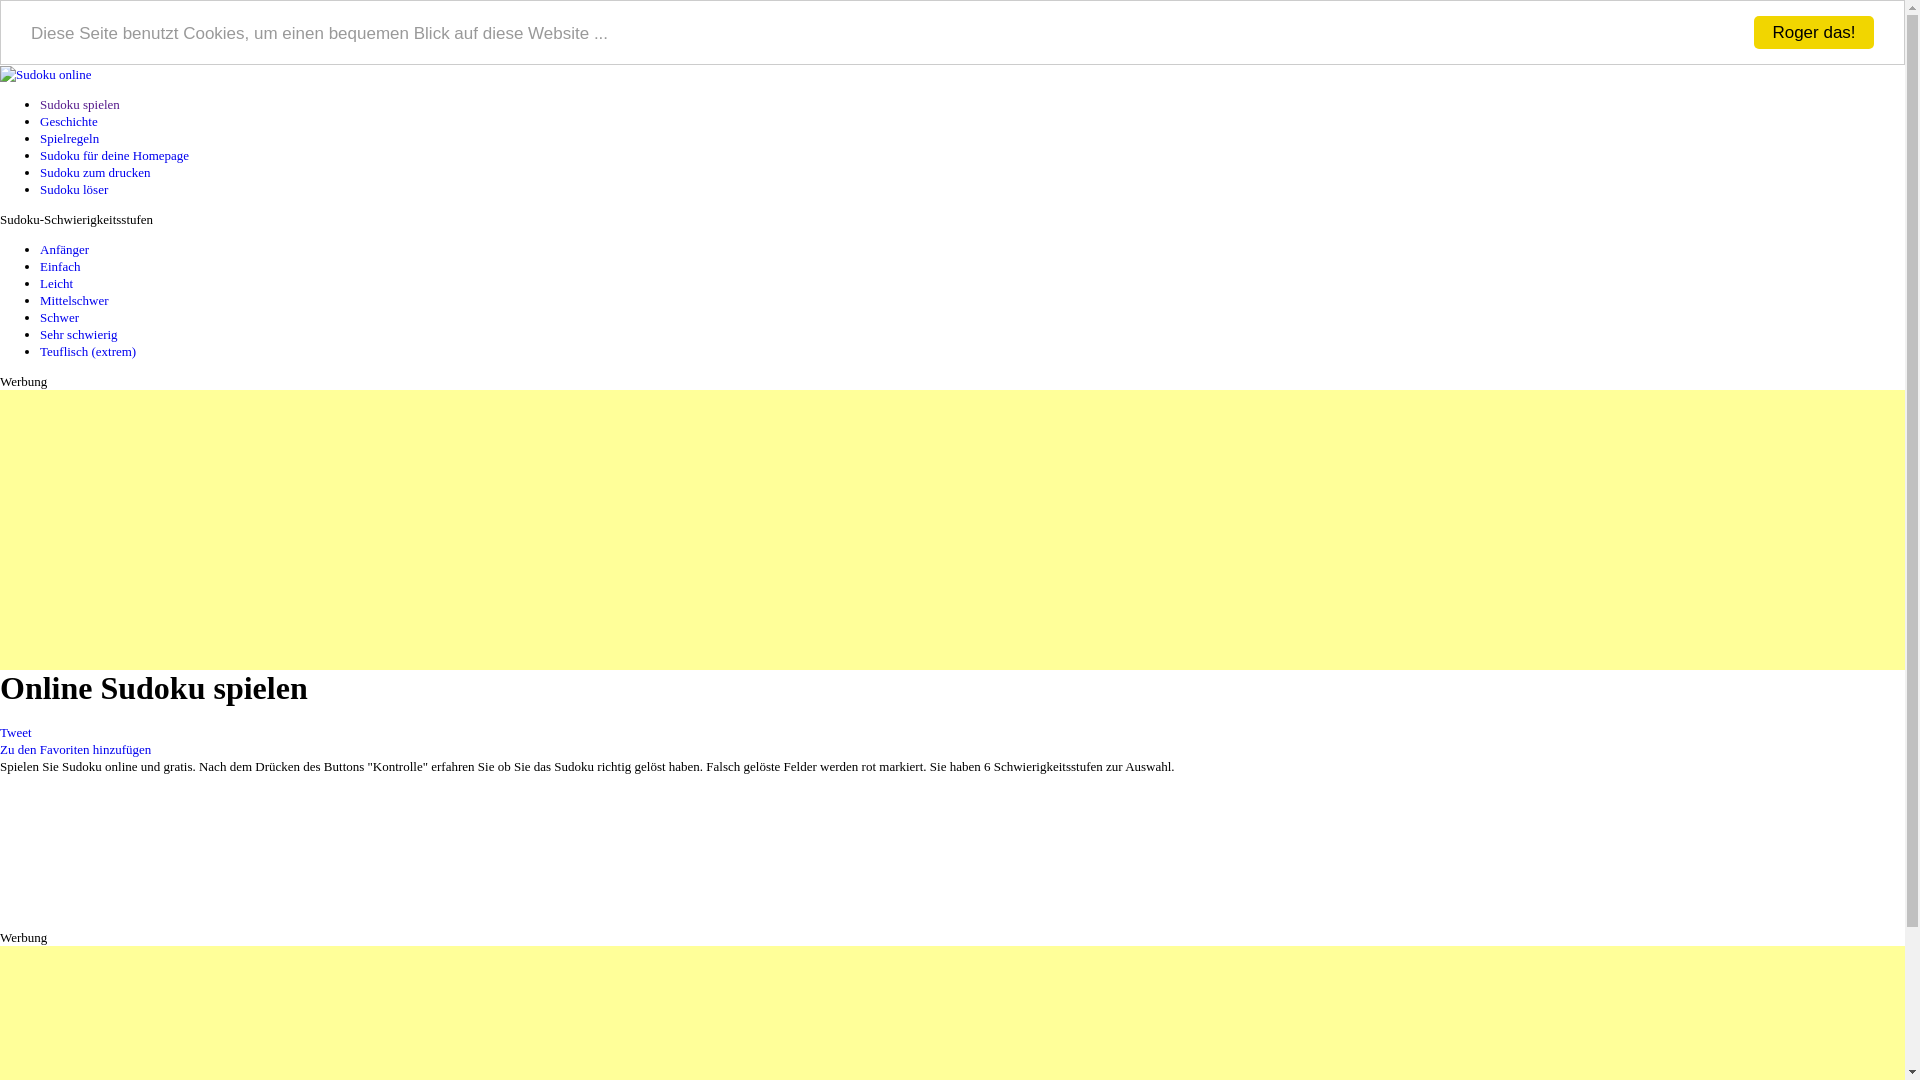 This screenshot has width=1920, height=1080. I want to click on 'Spielregeln', so click(69, 137).